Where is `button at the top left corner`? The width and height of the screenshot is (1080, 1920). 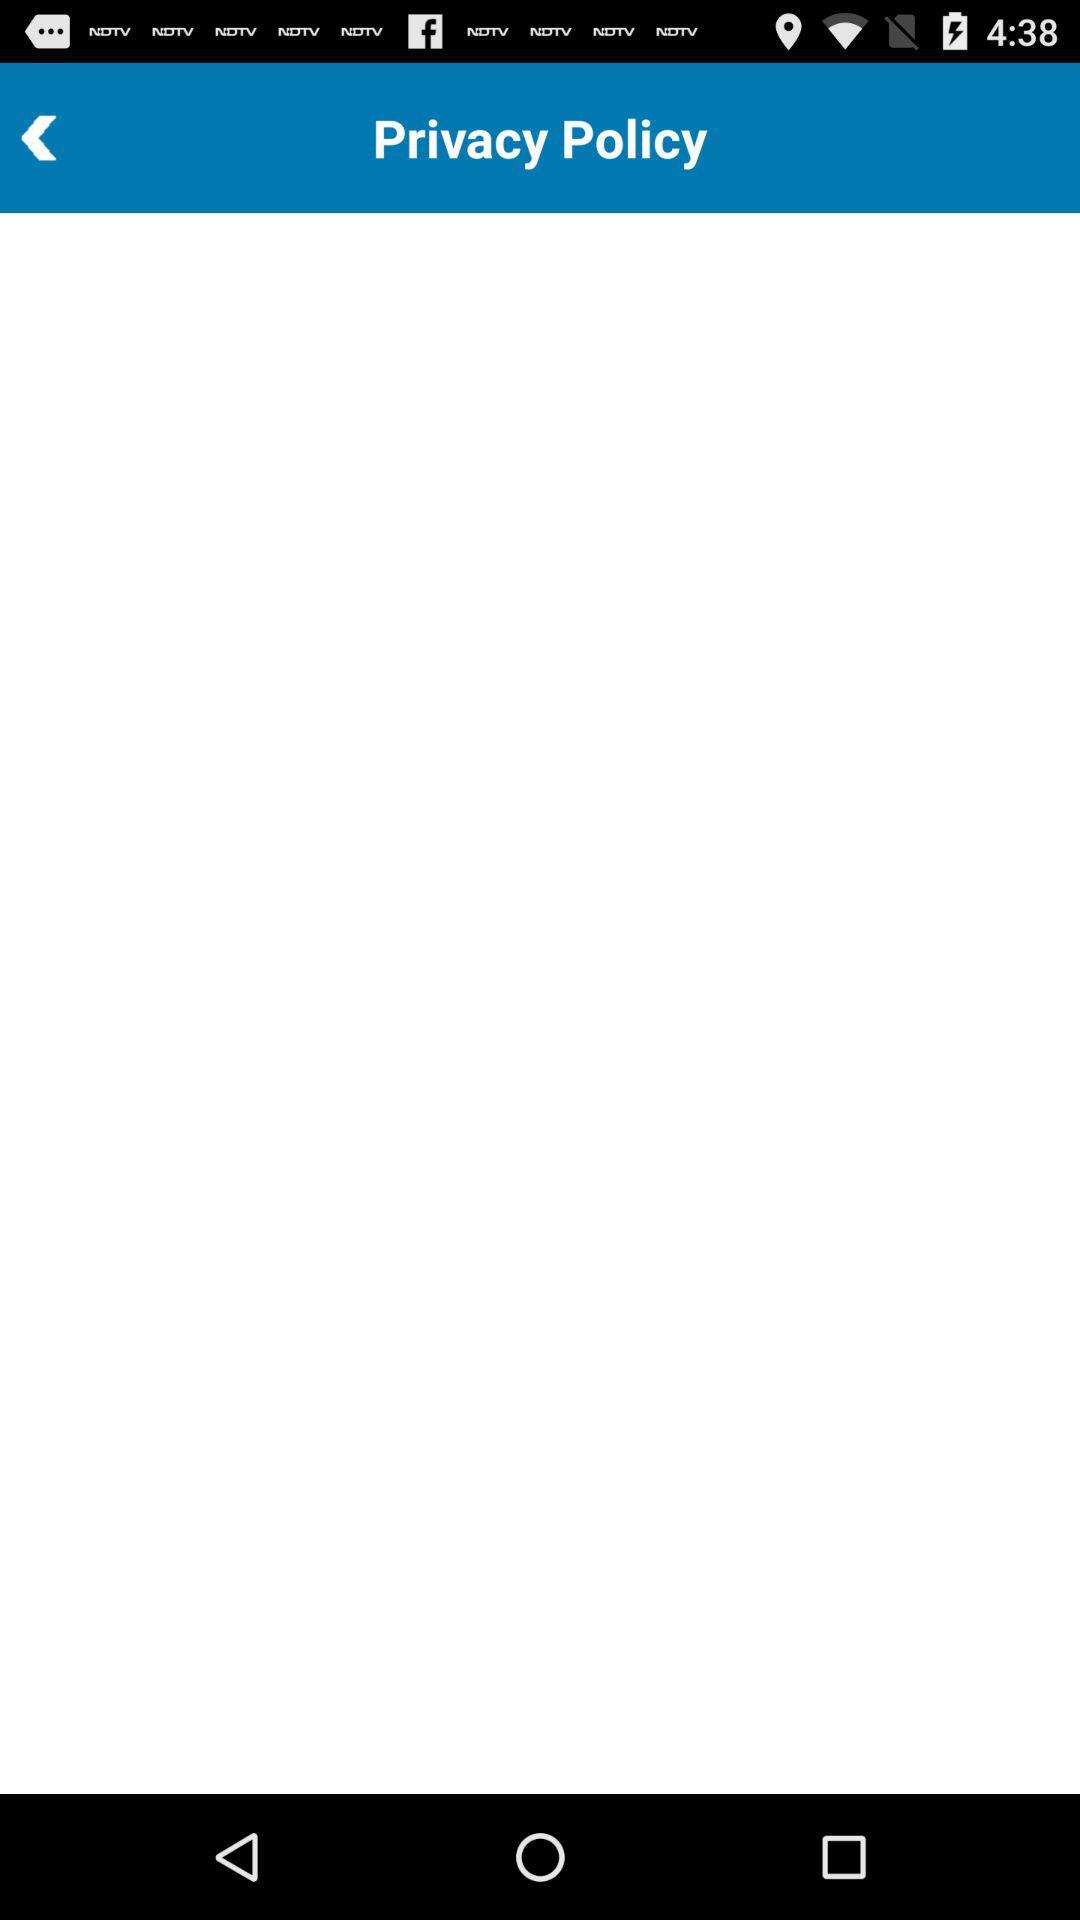
button at the top left corner is located at coordinates (93, 137).